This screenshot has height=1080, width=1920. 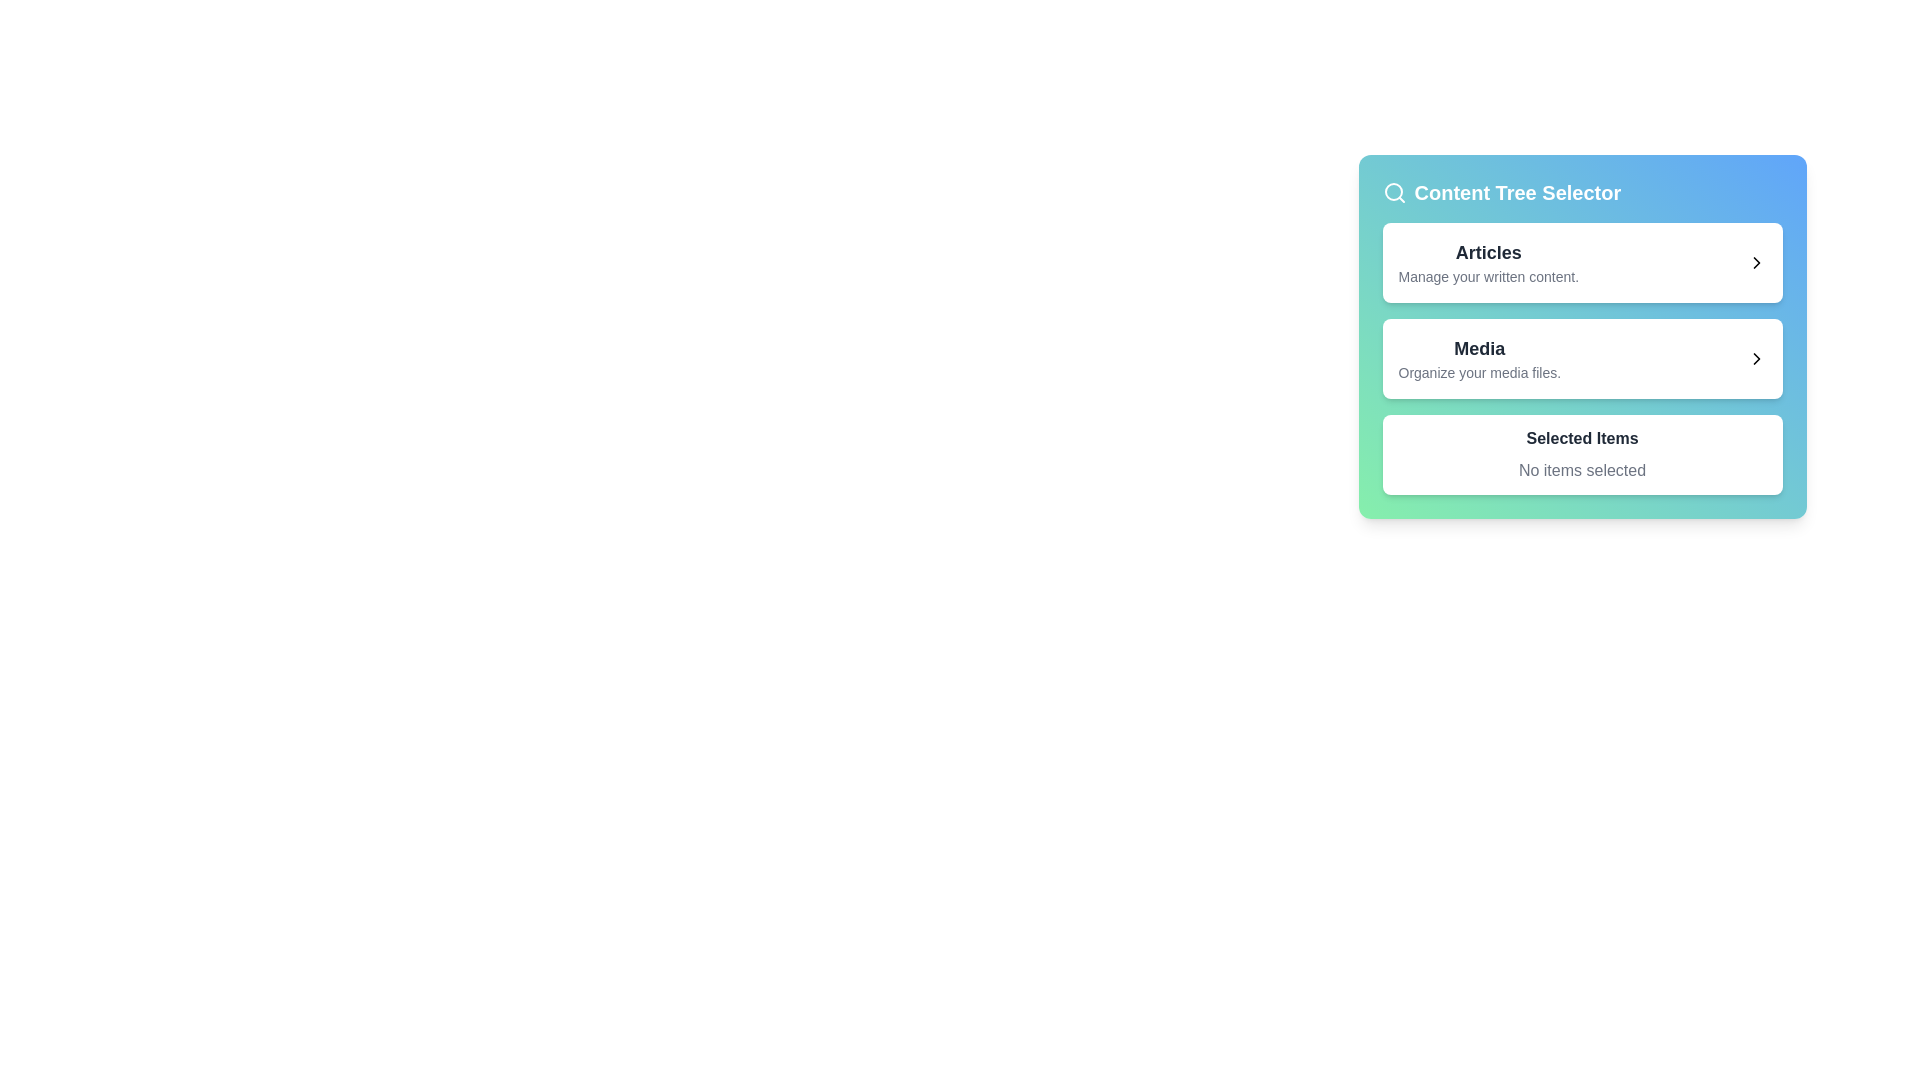 What do you see at coordinates (1488, 252) in the screenshot?
I see `the primary heading element that serves as a title or label for the content category, located at the top of the first option in the vertical list of content categories, just below the 'Content Tree Selector' header` at bounding box center [1488, 252].